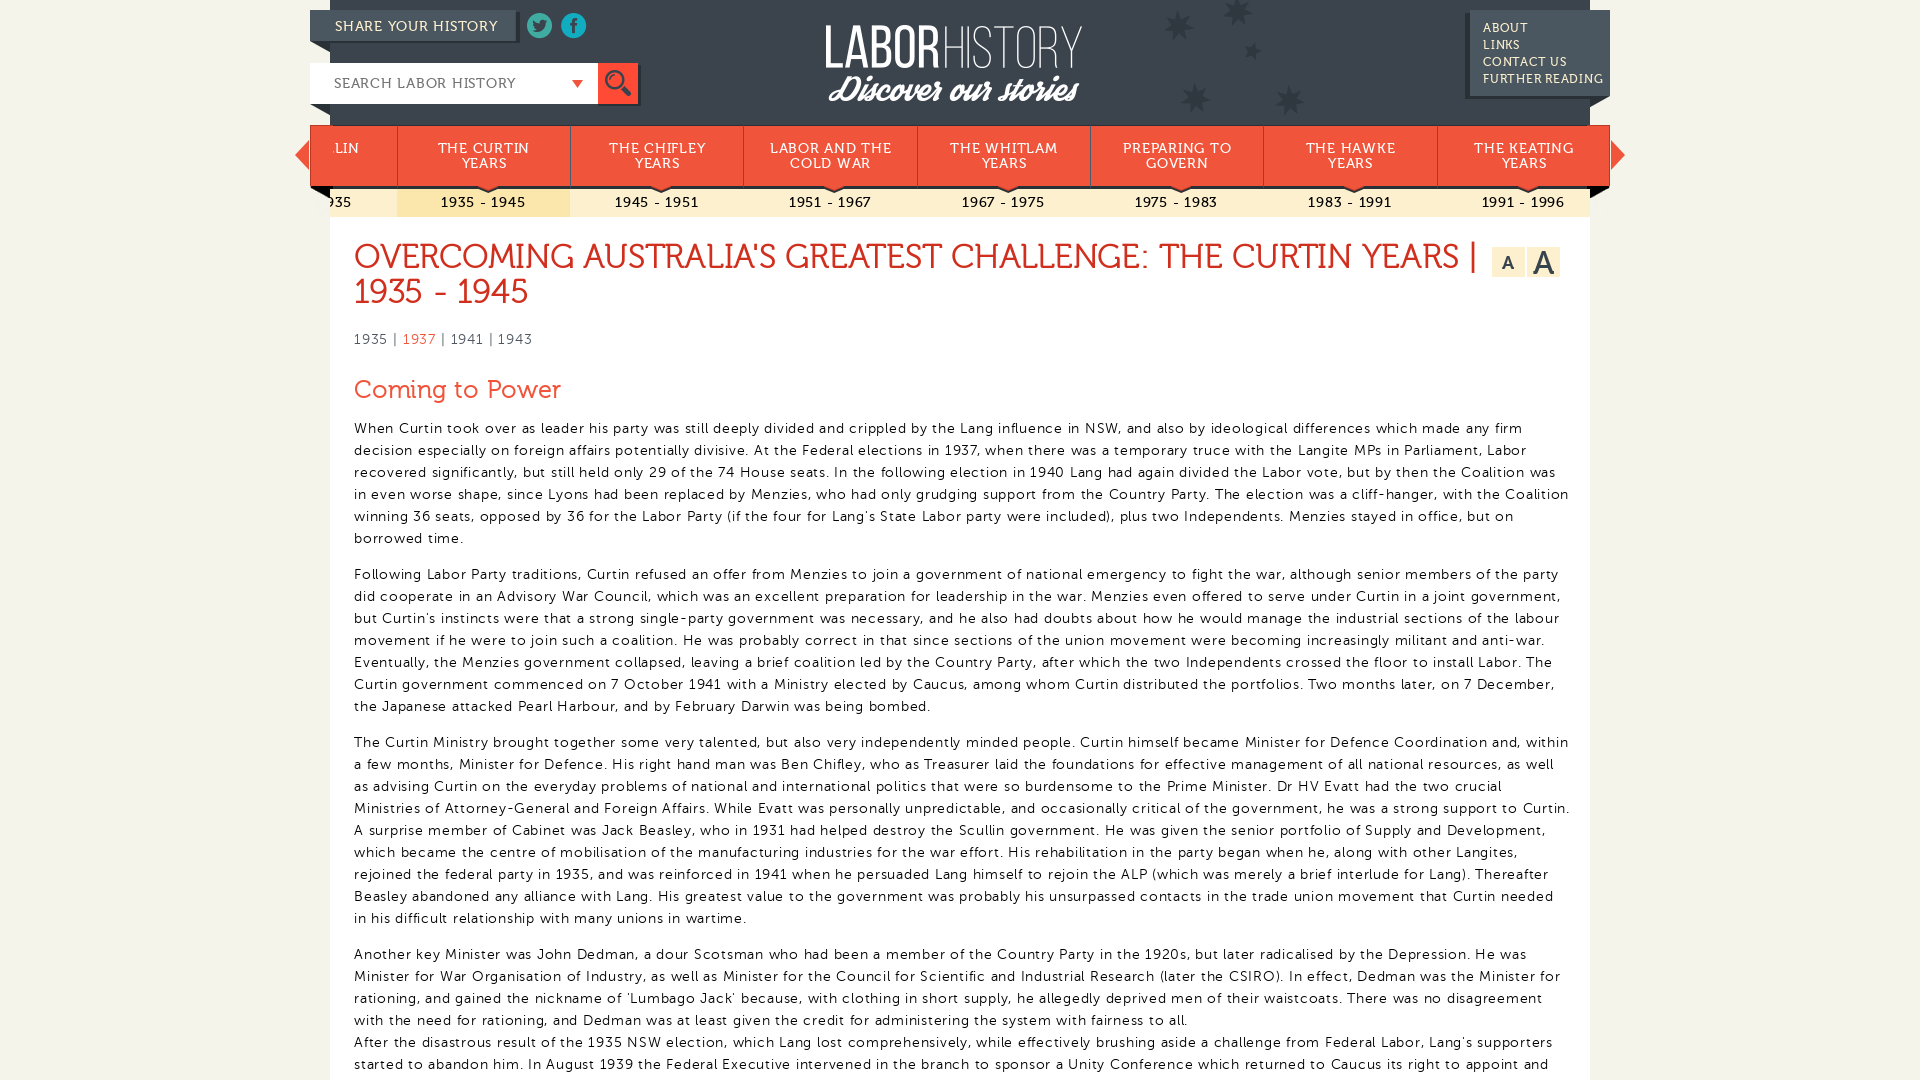 The width and height of the screenshot is (1920, 1080). What do you see at coordinates (1349, 202) in the screenshot?
I see `'1983 - 1991'` at bounding box center [1349, 202].